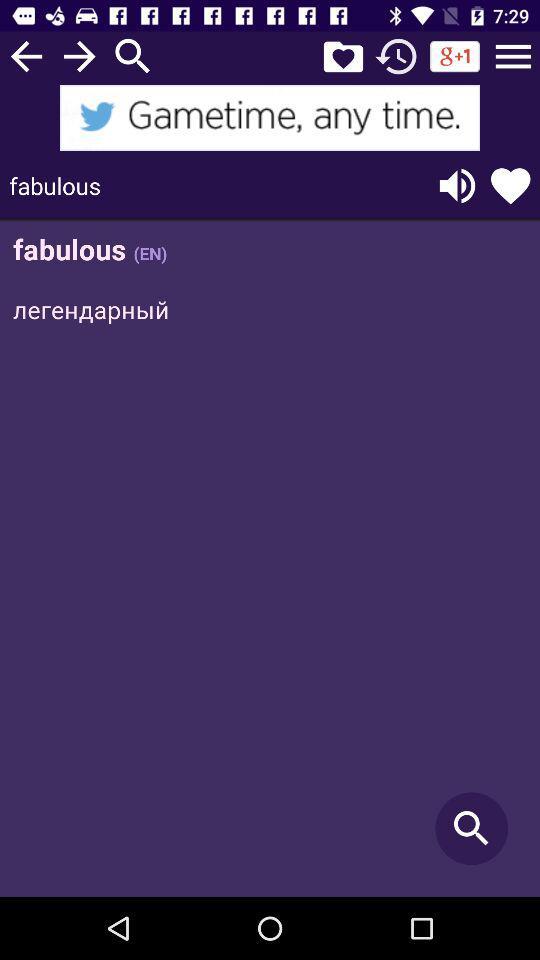 The width and height of the screenshot is (540, 960). I want to click on interact with advertisement, so click(270, 117).